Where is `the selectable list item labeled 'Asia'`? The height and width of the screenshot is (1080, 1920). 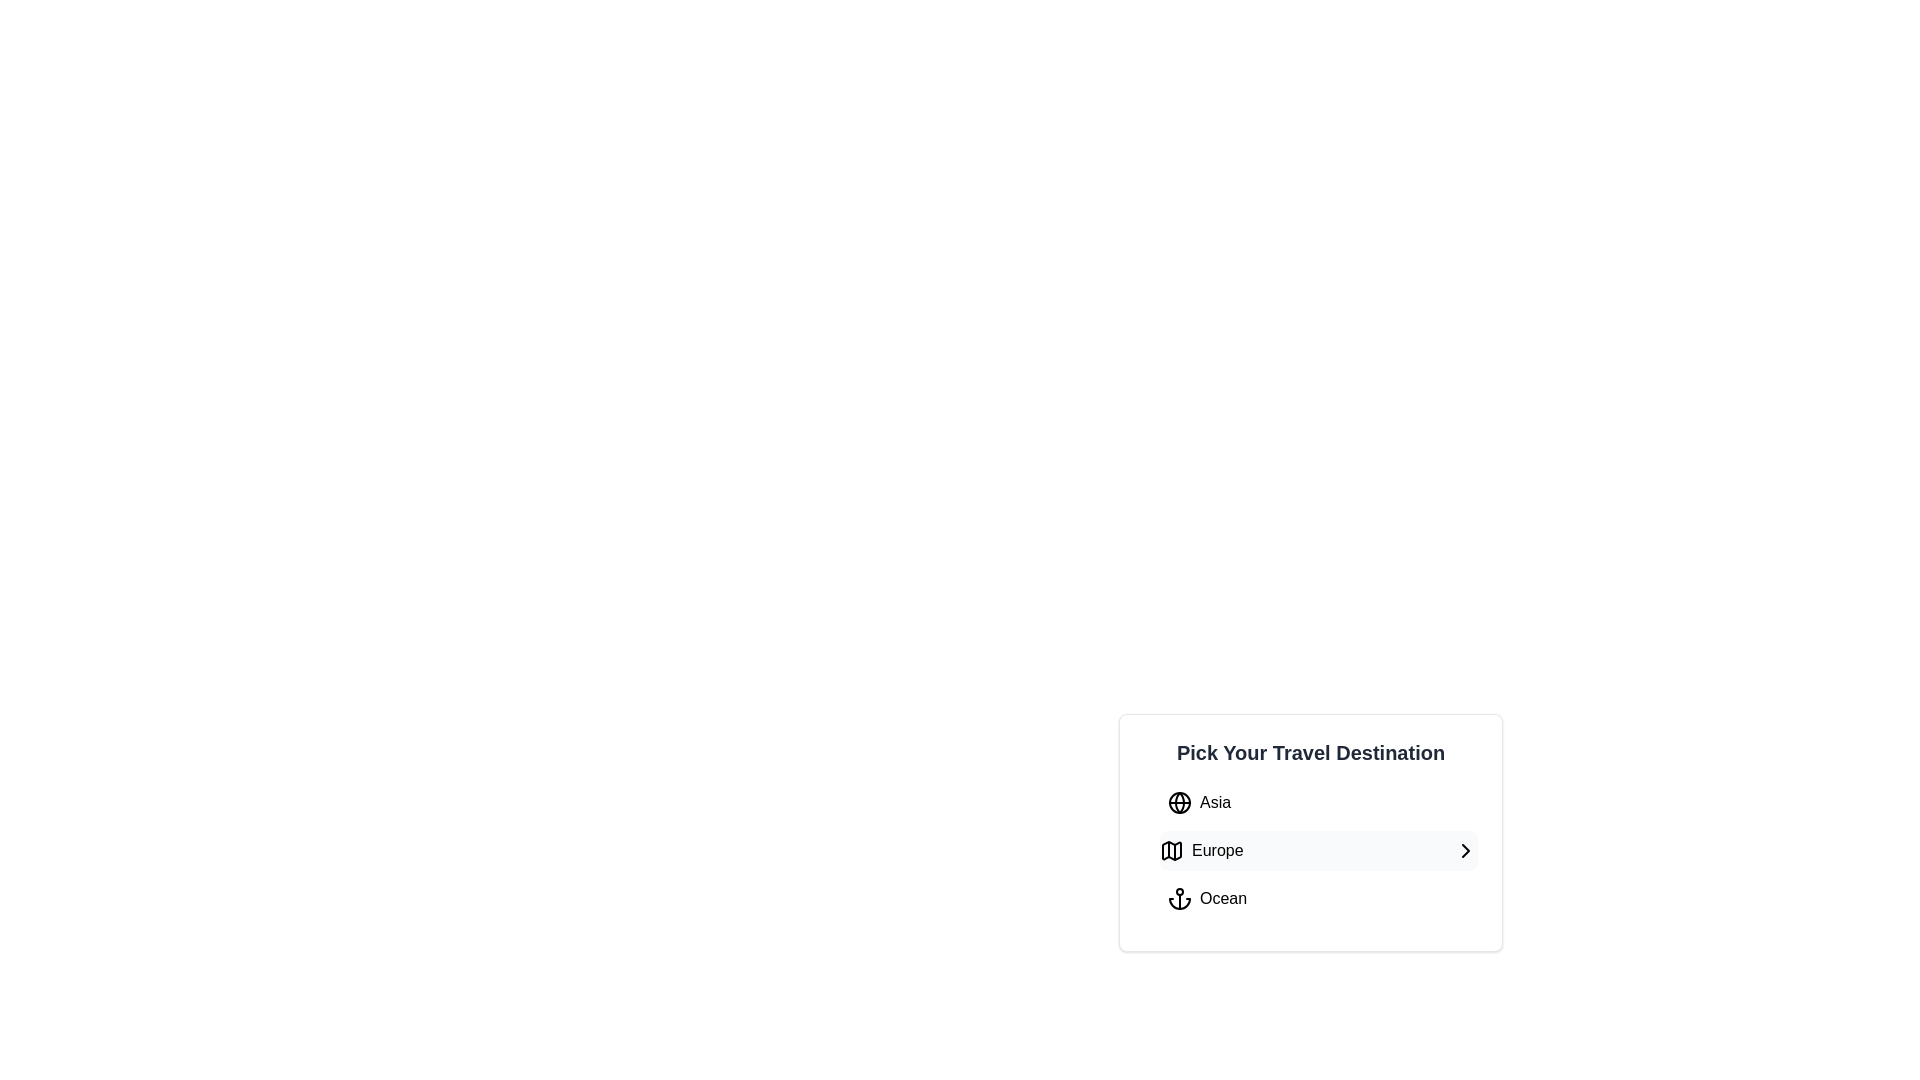
the selectable list item labeled 'Asia' is located at coordinates (1319, 801).